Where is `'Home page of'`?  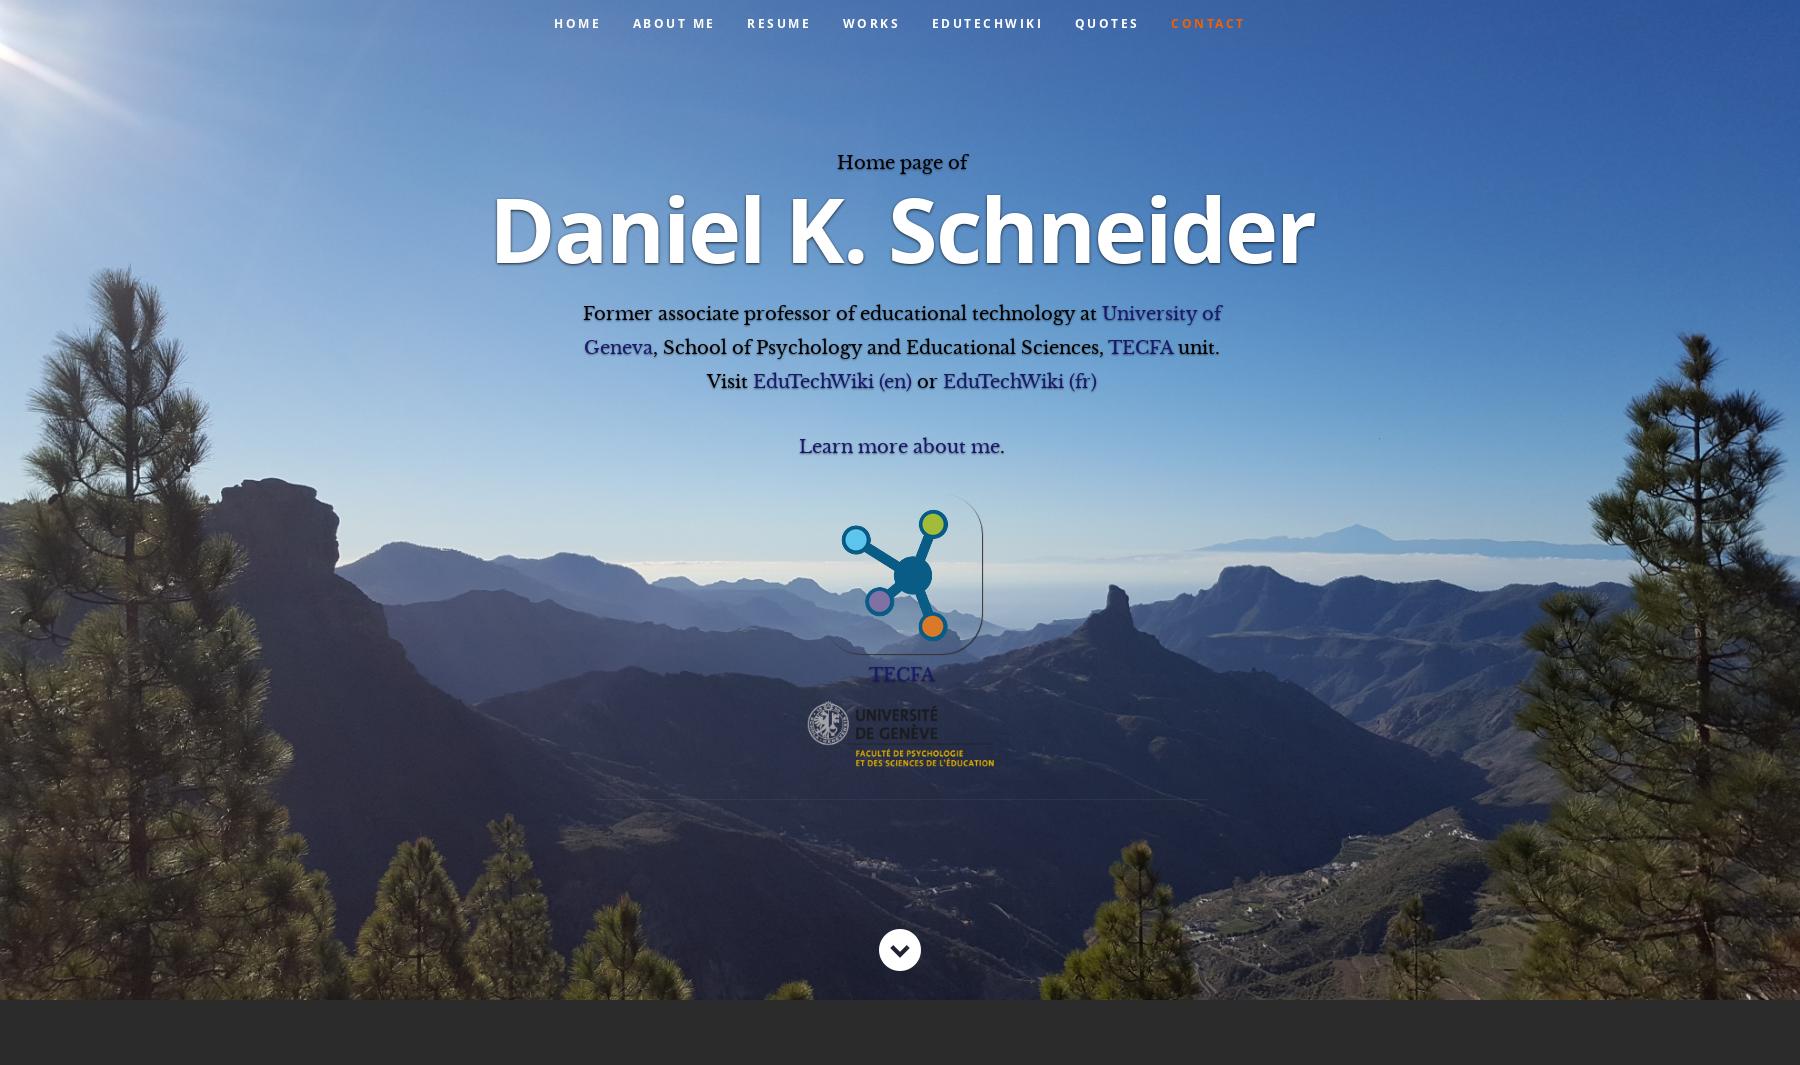
'Home page of' is located at coordinates (900, 160).